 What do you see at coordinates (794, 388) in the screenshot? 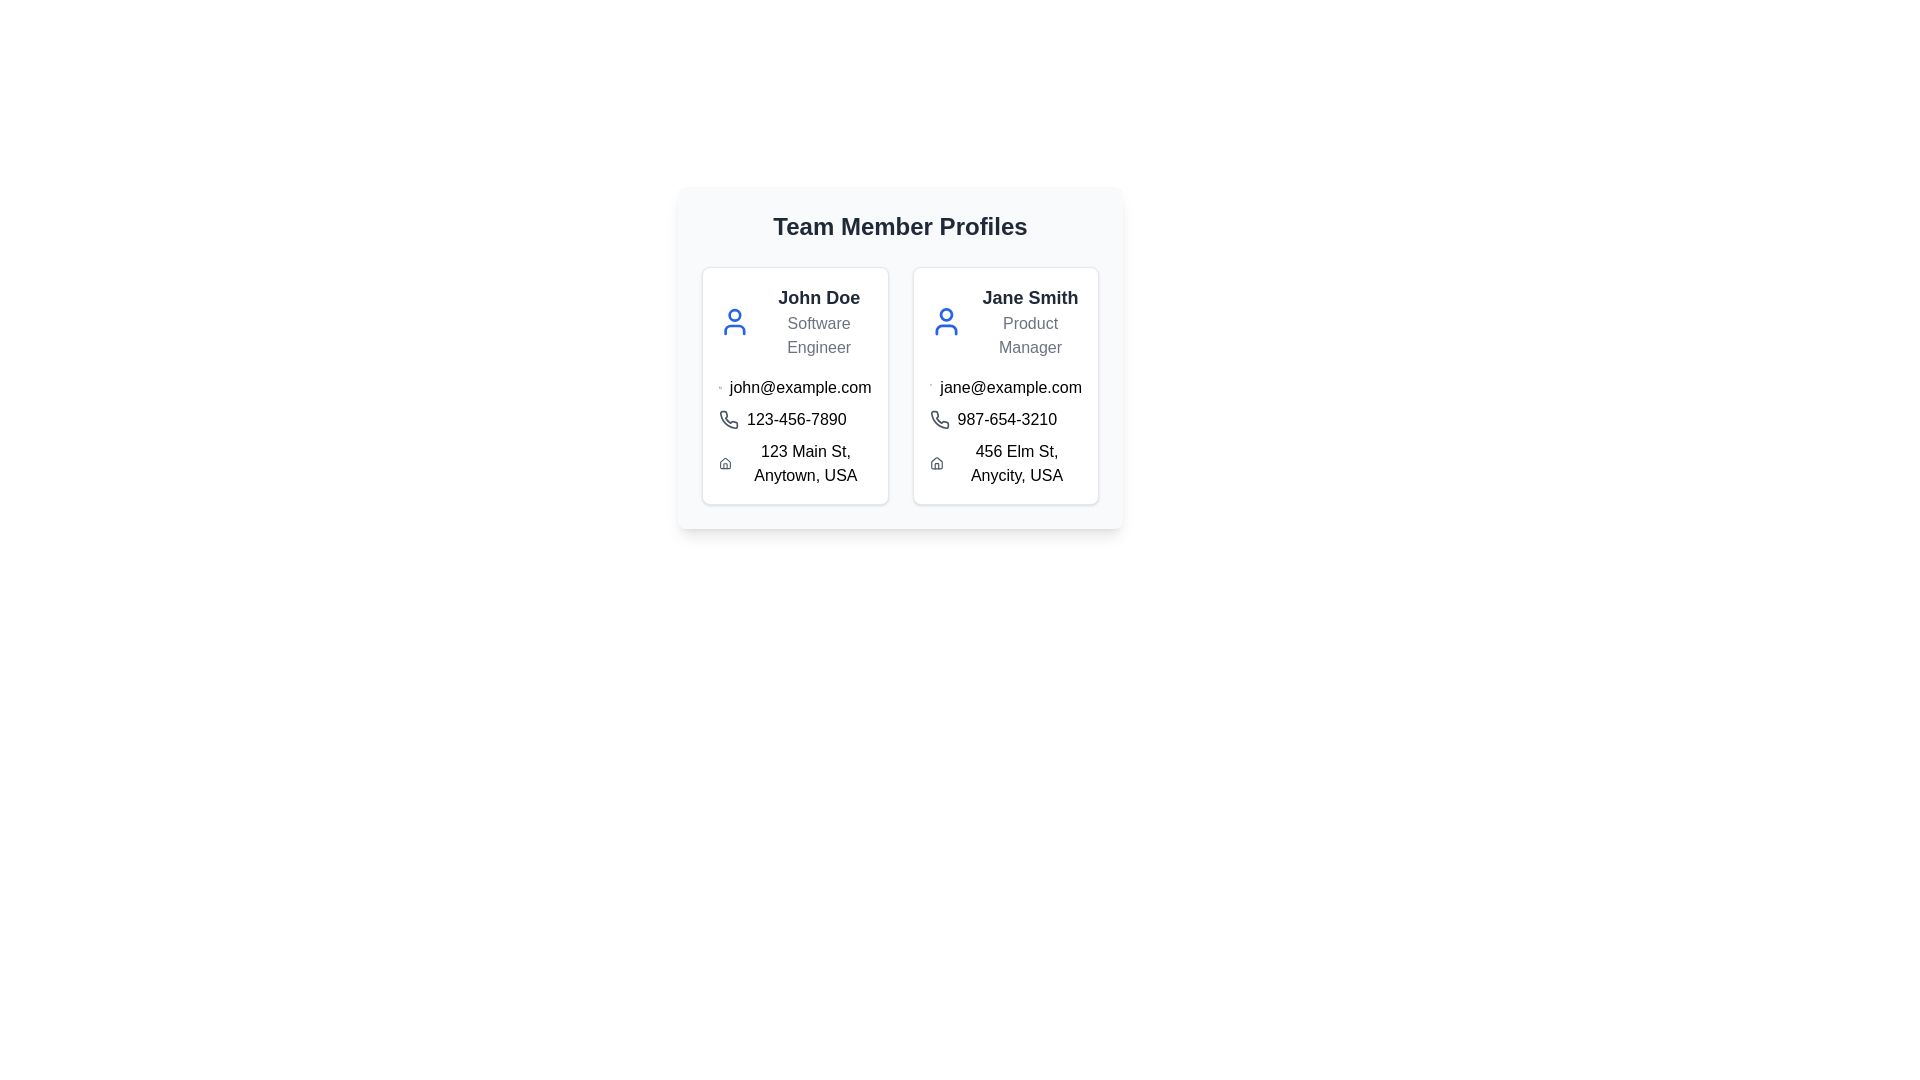
I see `the email address identifier text label located beneath the name 'John Doe' and above the phone number '123-456-7890'` at bounding box center [794, 388].